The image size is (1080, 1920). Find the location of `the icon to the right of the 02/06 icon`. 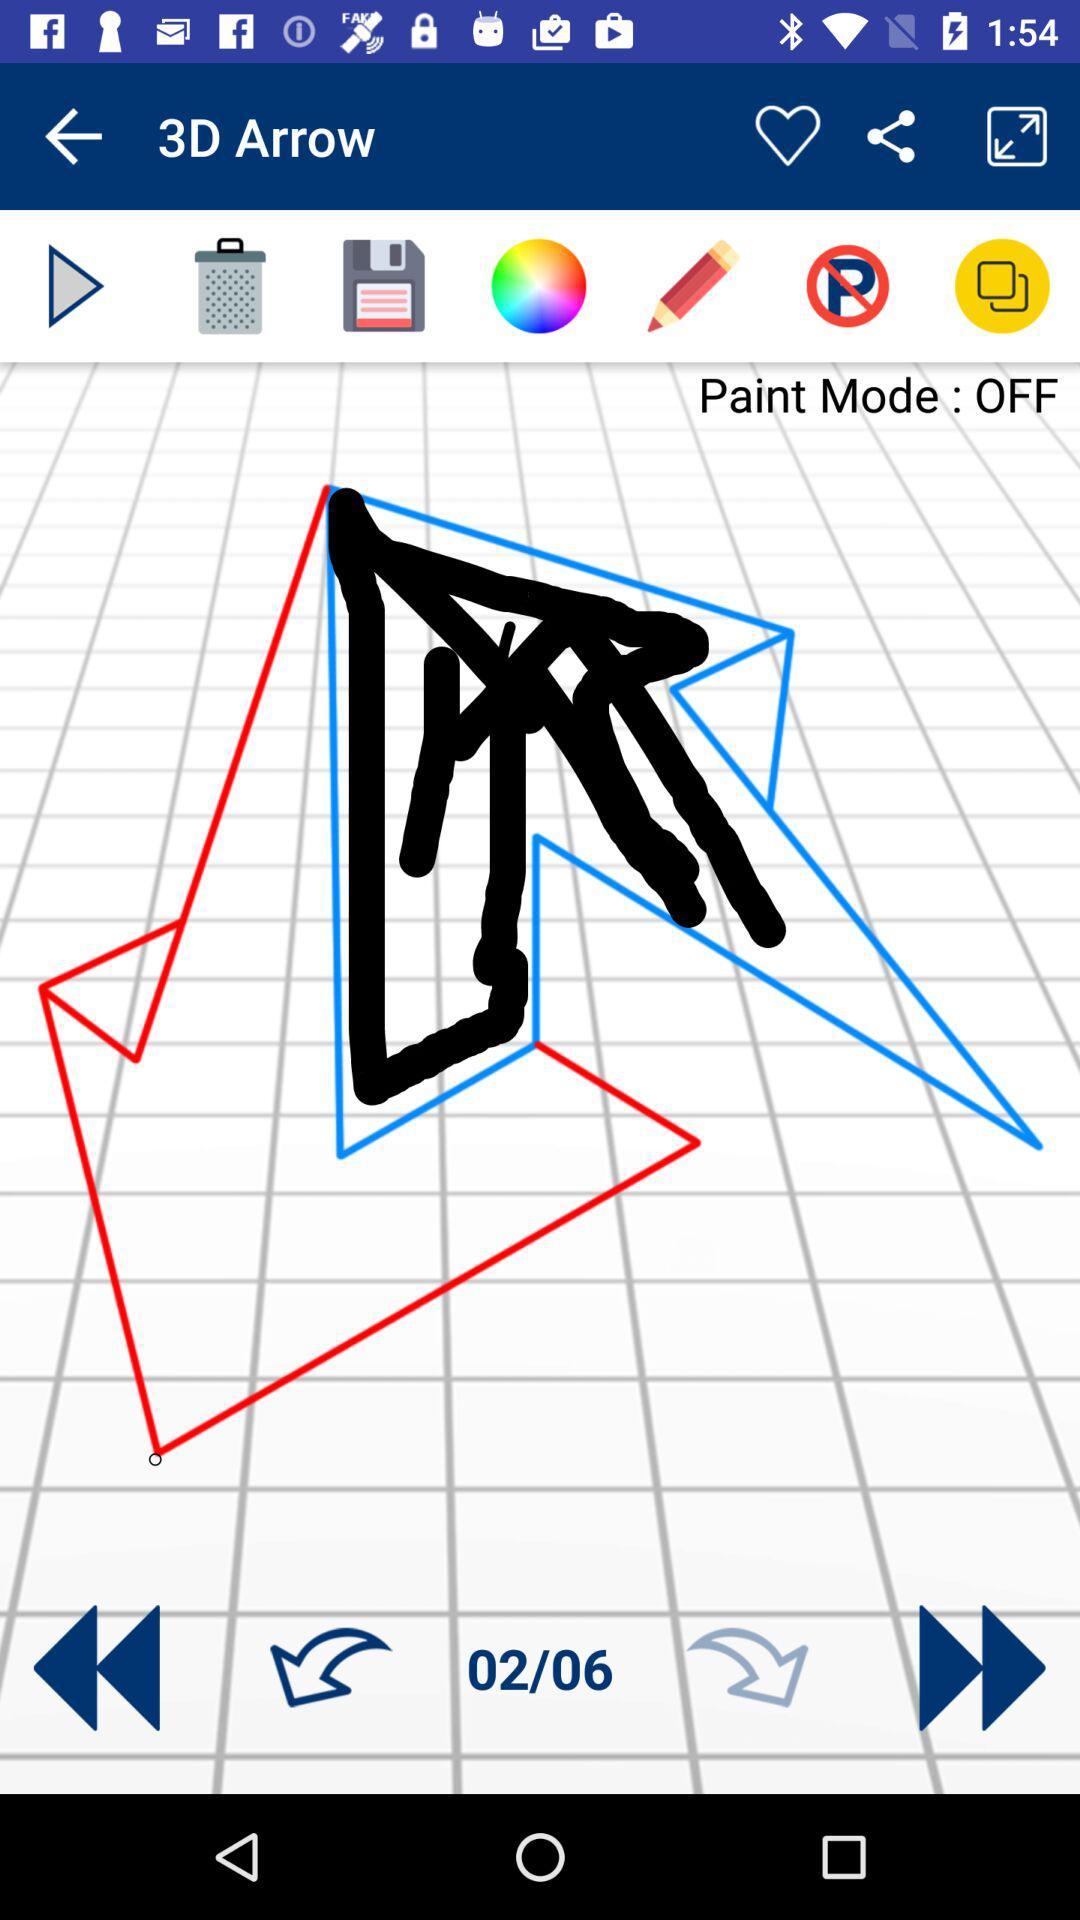

the icon to the right of the 02/06 icon is located at coordinates (747, 1668).